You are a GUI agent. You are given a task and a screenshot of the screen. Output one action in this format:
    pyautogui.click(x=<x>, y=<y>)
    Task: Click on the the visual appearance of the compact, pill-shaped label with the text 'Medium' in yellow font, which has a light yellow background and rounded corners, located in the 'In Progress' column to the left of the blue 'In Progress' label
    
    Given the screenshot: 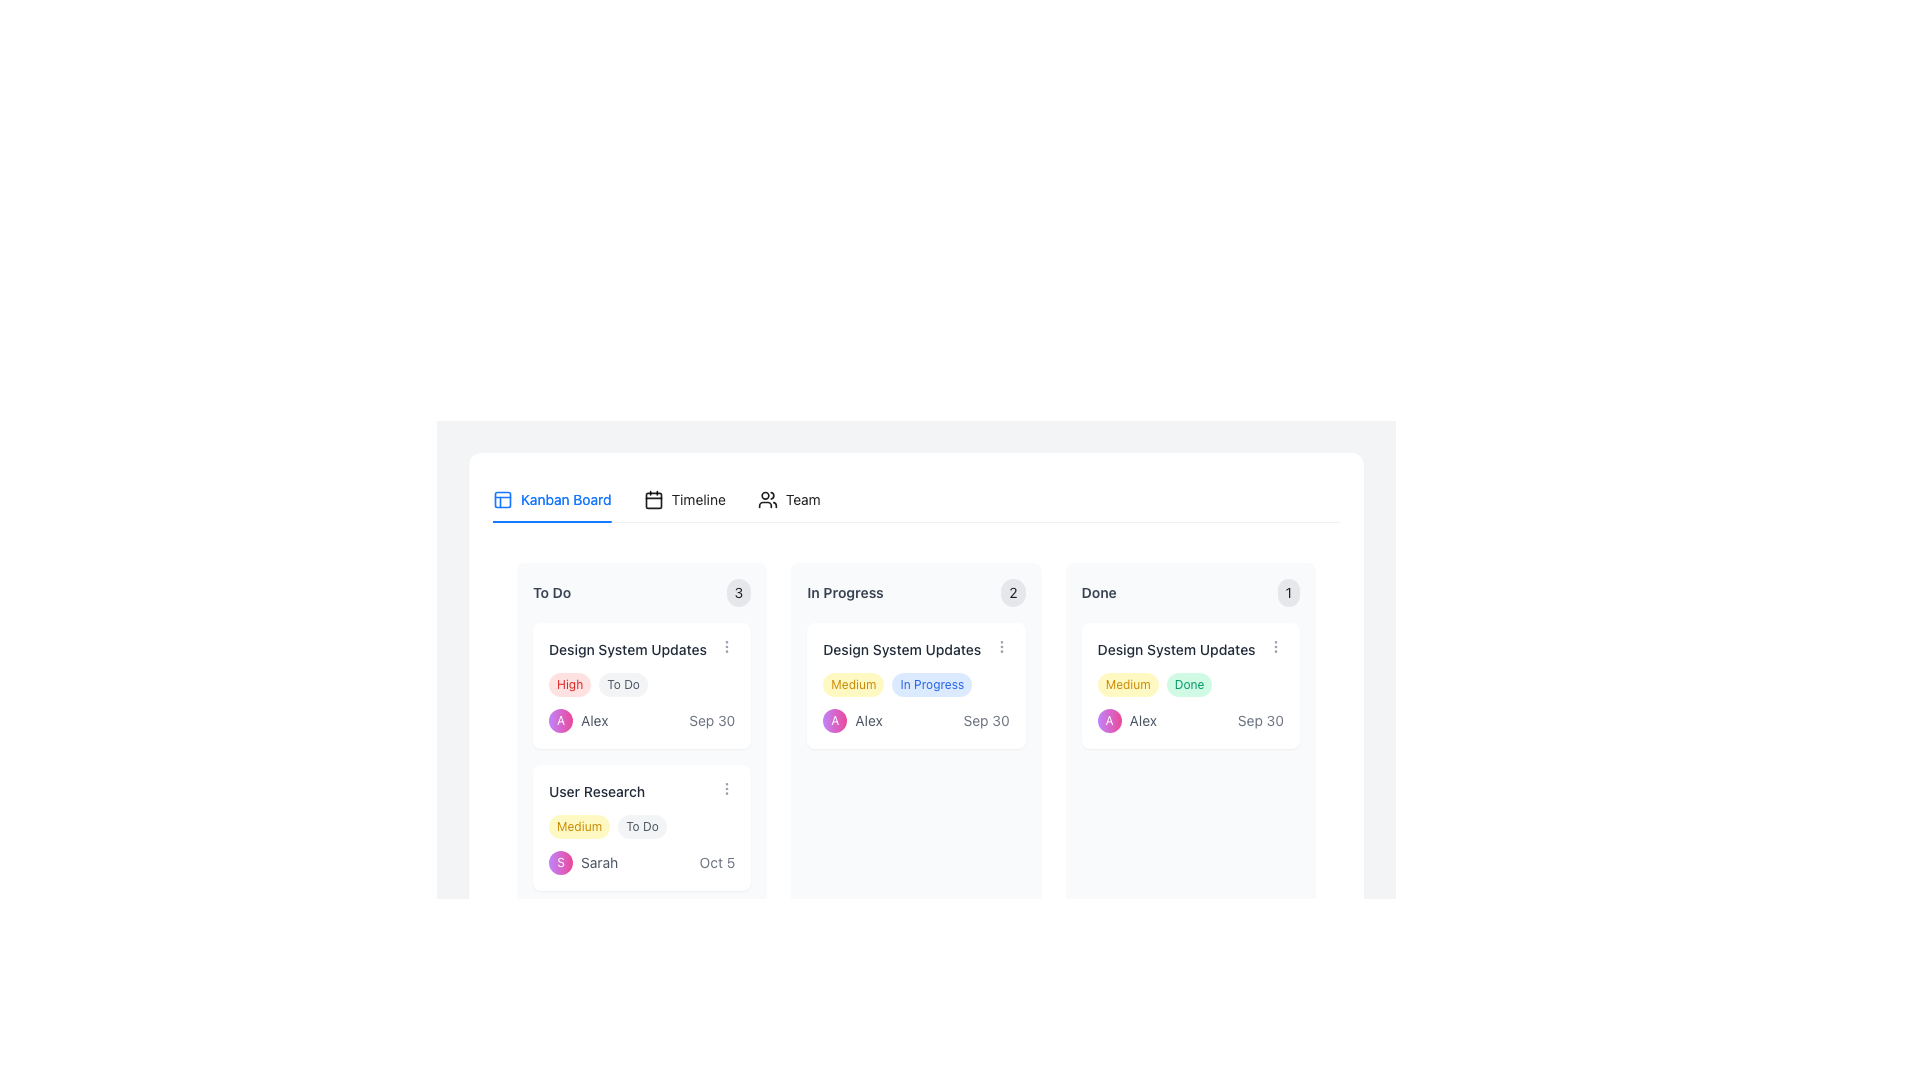 What is the action you would take?
    pyautogui.click(x=853, y=684)
    